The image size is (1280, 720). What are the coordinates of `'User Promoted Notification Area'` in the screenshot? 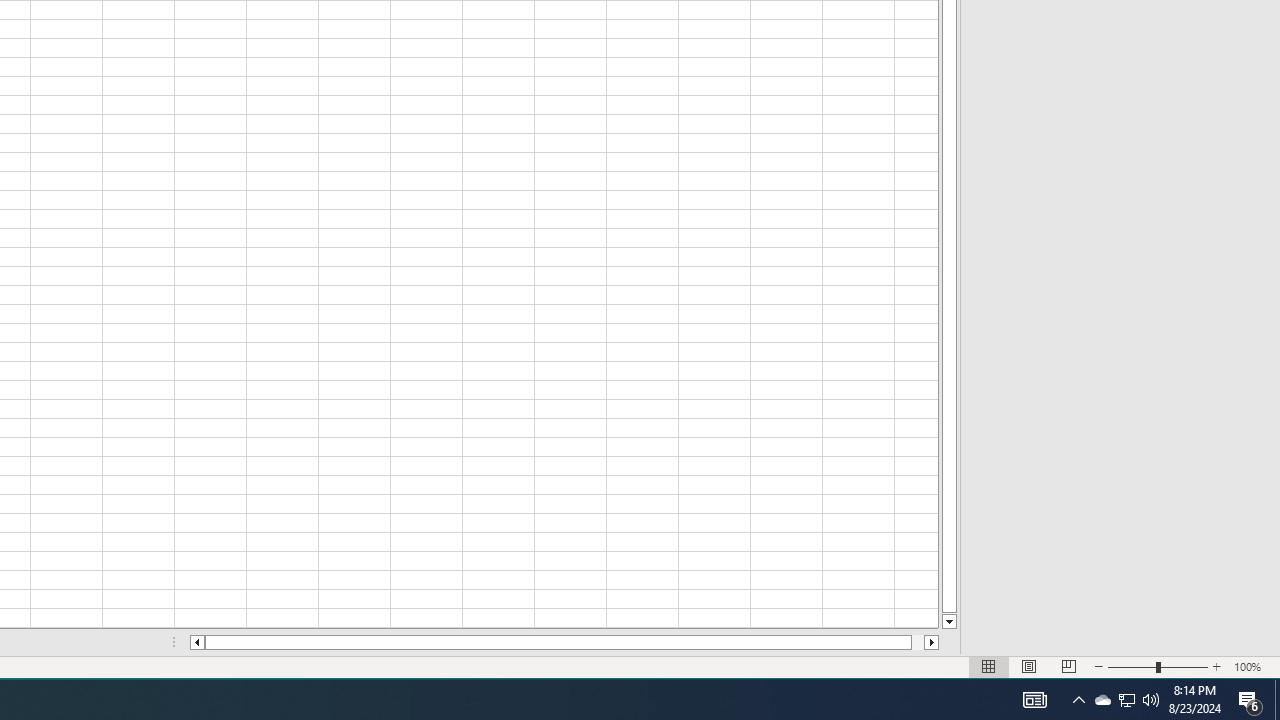 It's located at (1127, 698).